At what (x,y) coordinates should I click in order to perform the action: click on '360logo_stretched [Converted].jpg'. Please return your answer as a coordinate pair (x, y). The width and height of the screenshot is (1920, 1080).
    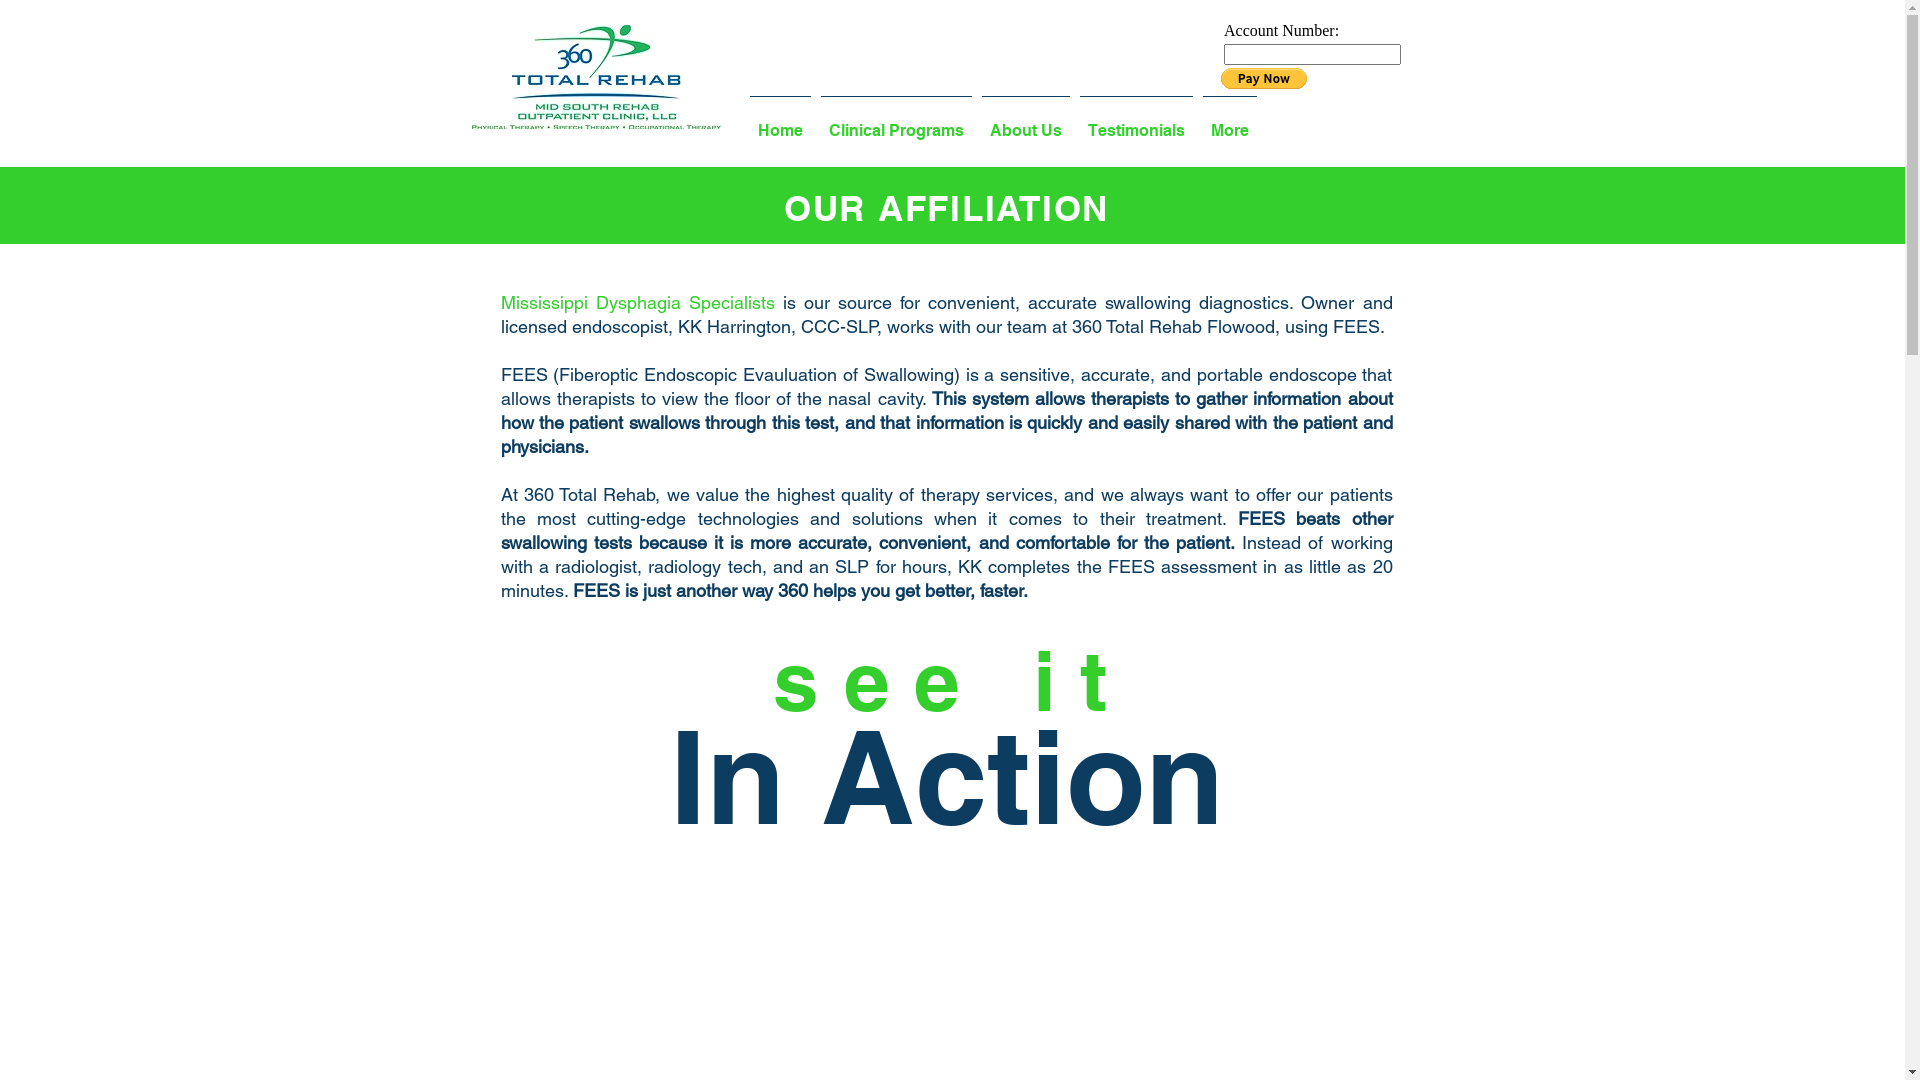
    Looking at the image, I should click on (595, 76).